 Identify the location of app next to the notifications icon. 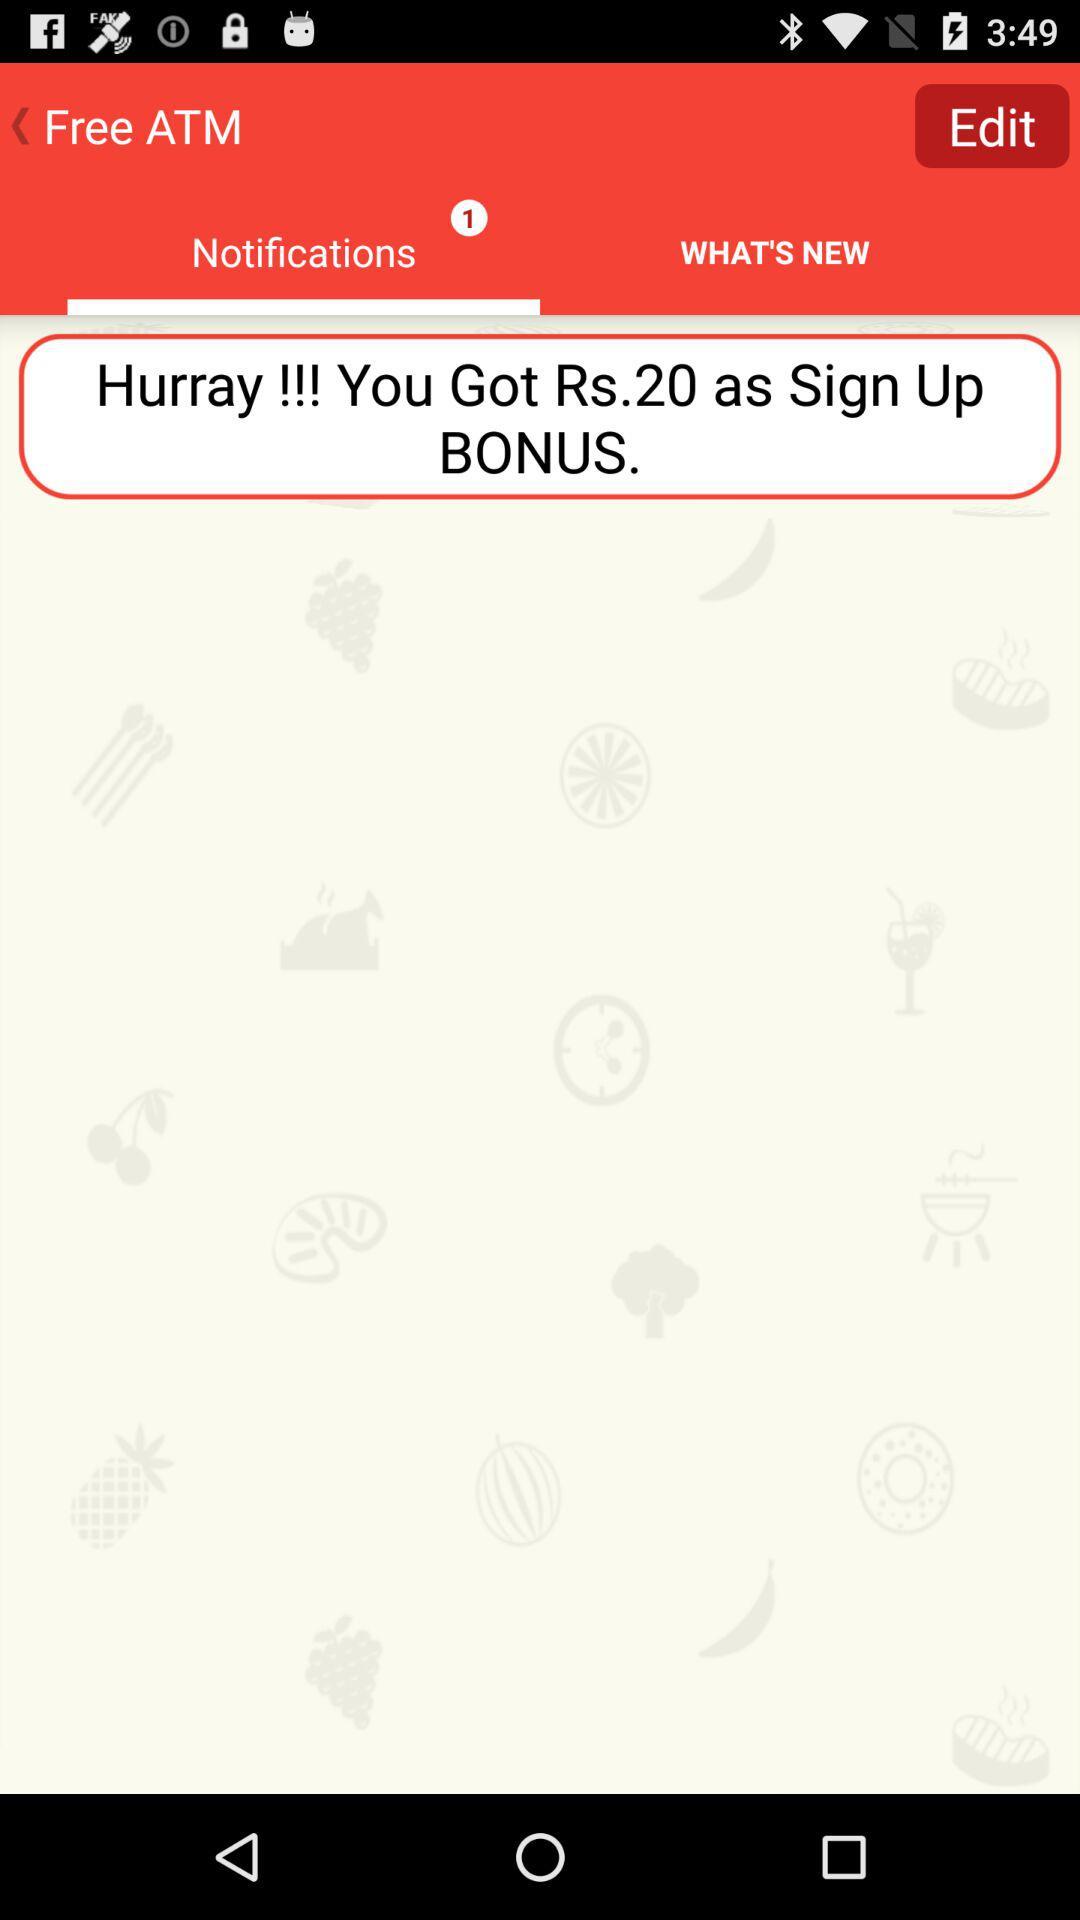
(992, 124).